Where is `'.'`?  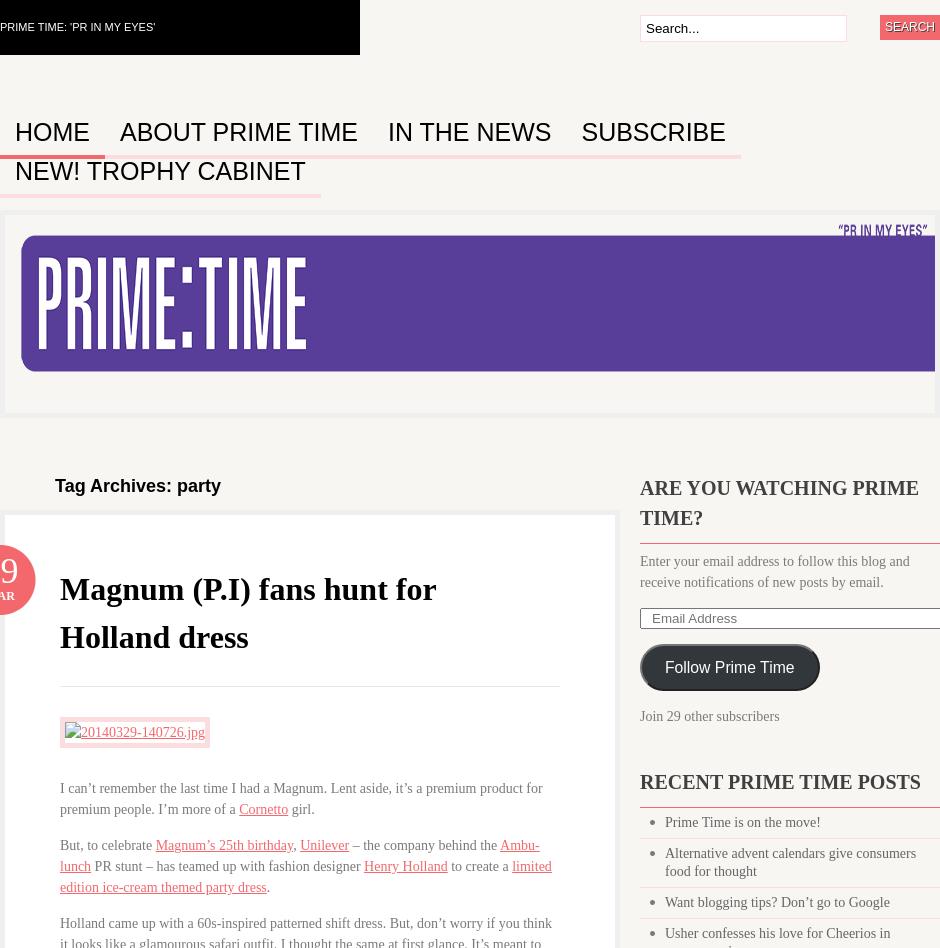 '.' is located at coordinates (267, 886).